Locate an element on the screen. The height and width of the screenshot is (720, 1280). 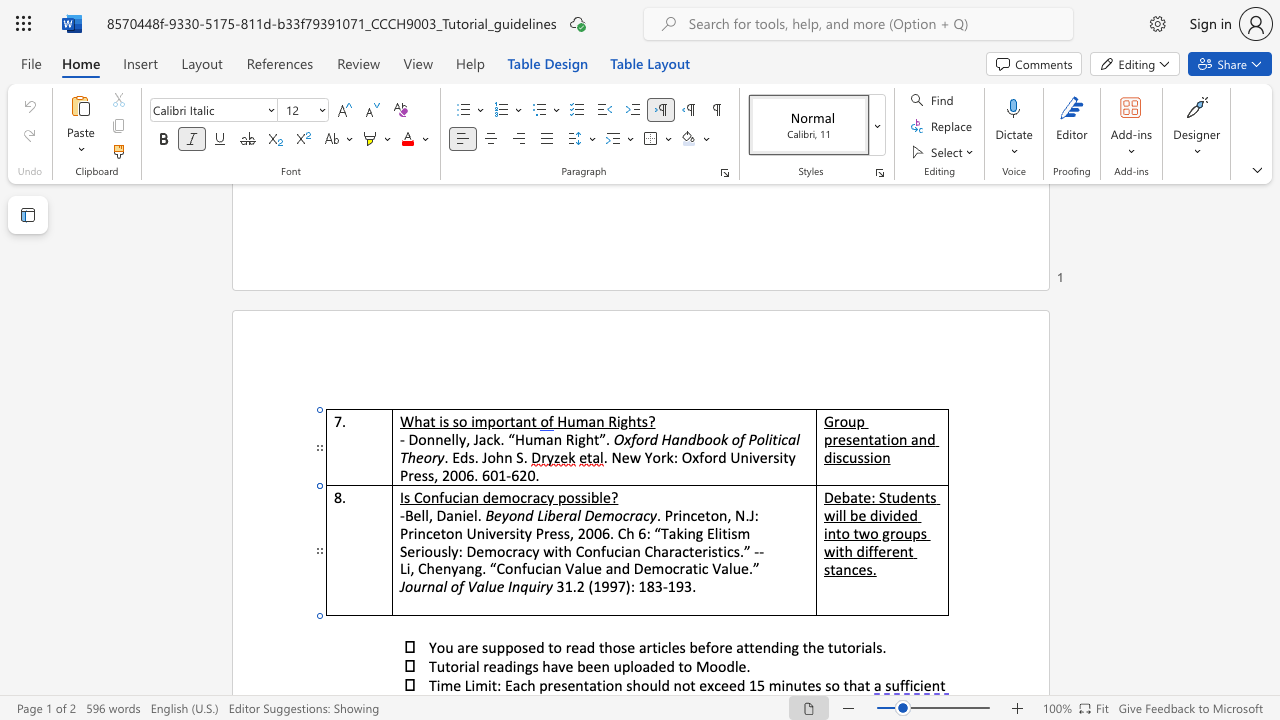
the 6th character "e" in the text is located at coordinates (701, 647).